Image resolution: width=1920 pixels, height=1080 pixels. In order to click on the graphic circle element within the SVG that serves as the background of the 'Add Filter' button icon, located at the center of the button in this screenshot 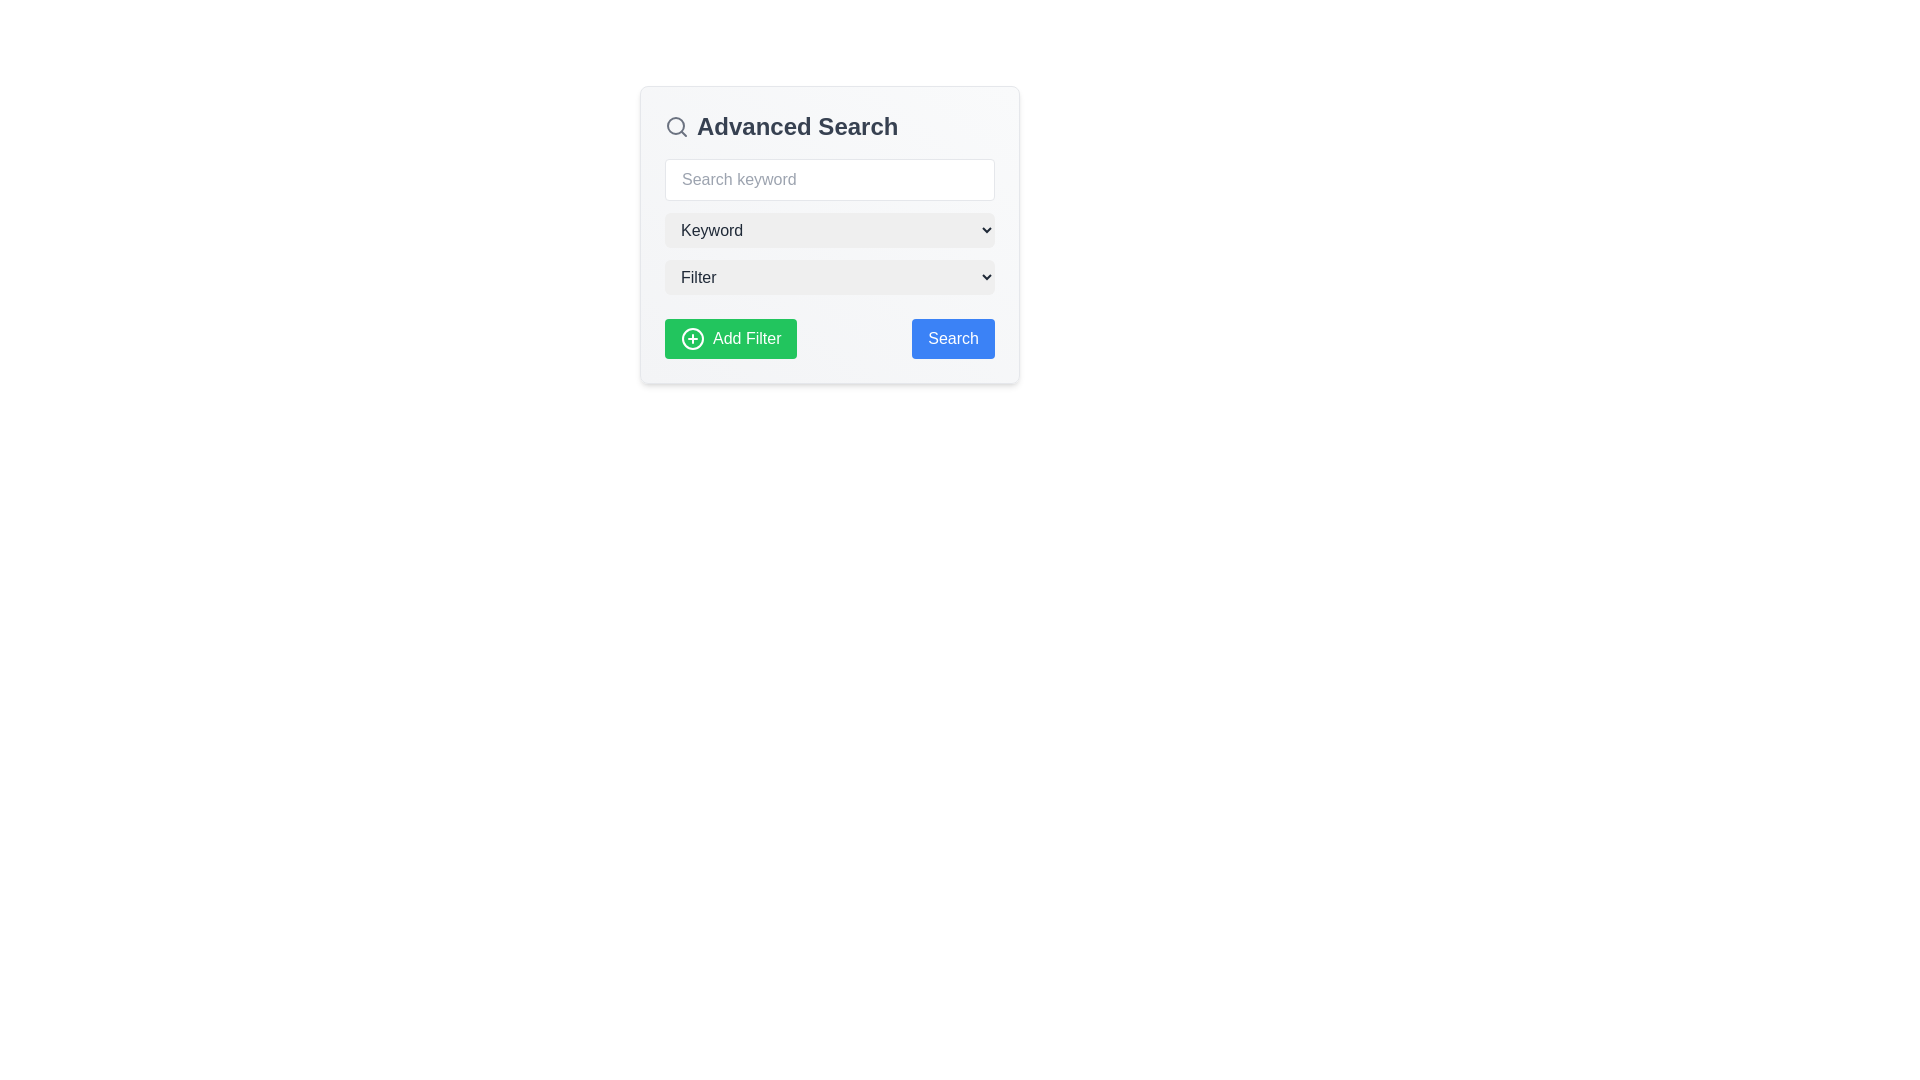, I will do `click(692, 338)`.